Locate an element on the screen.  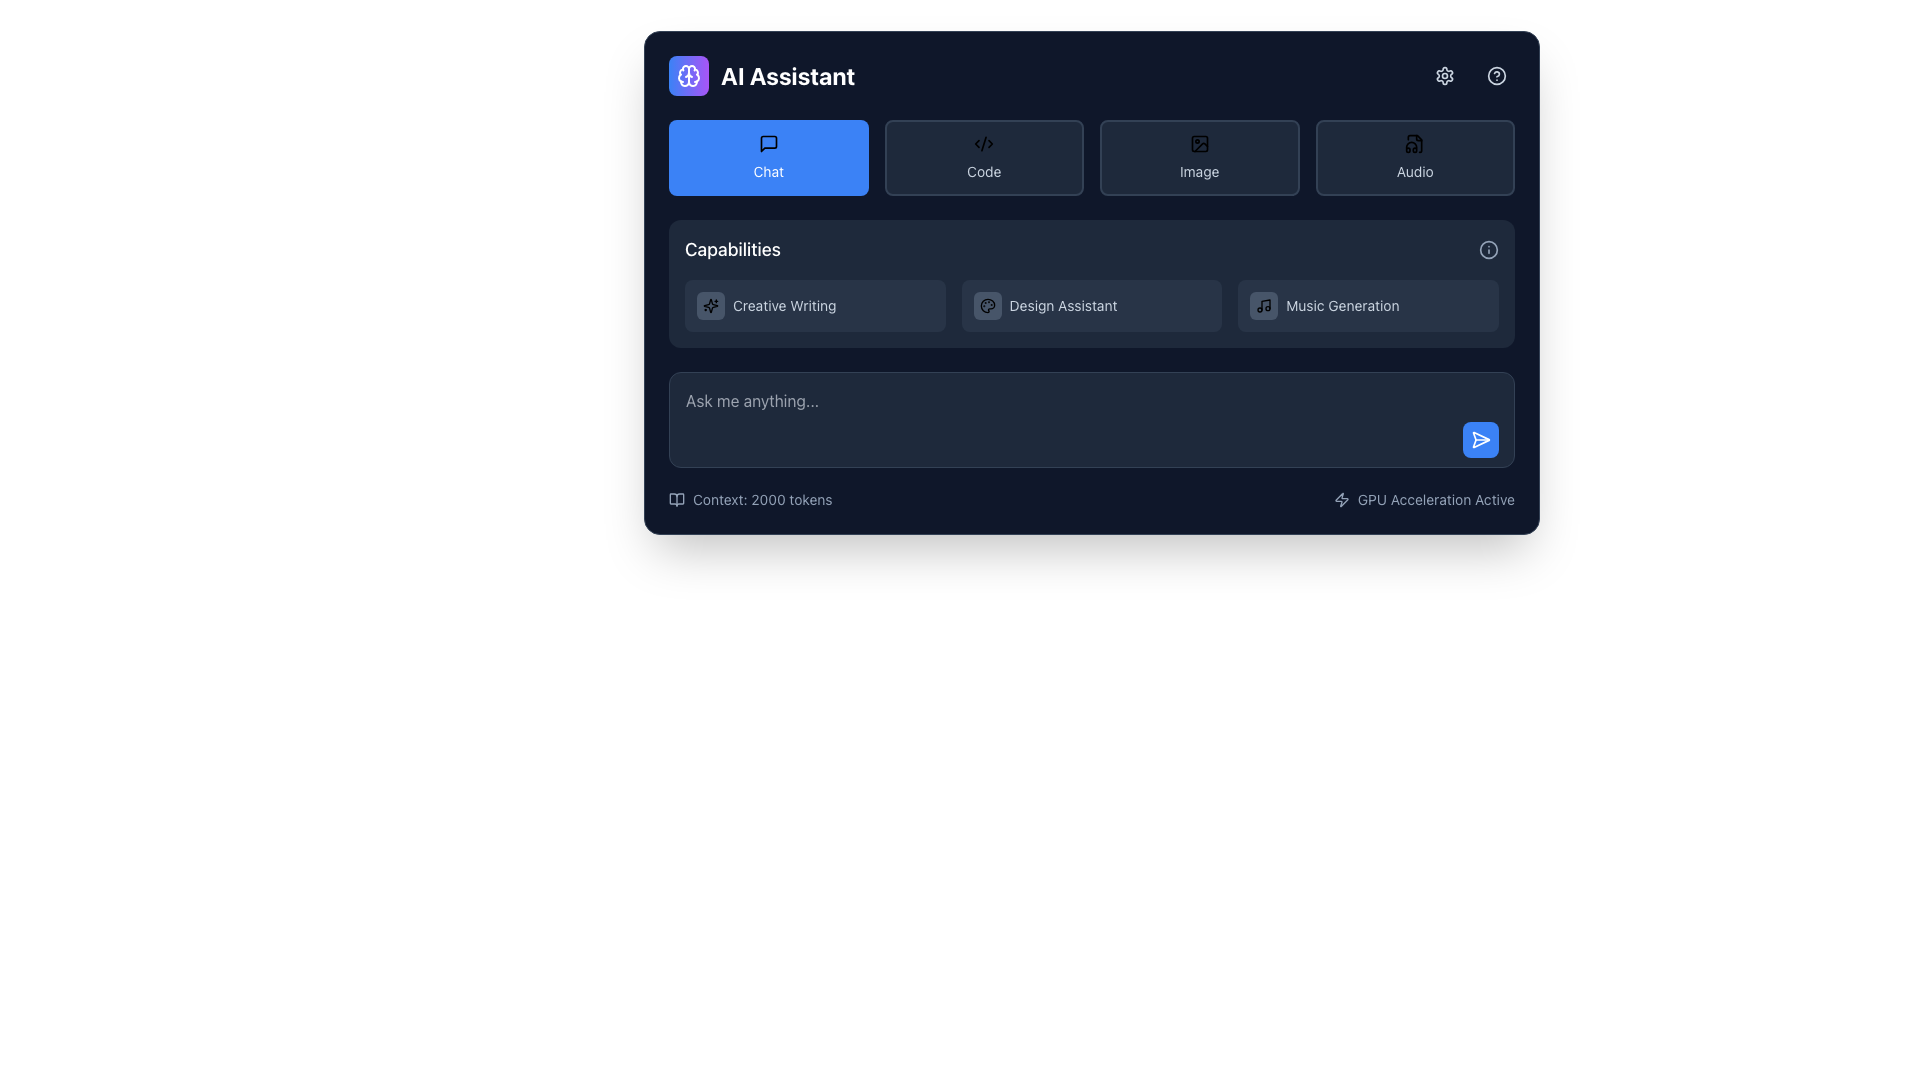
the static text element displaying 'Context: 2000 tokens' styled in light gray on a dark blue background, located at the bottom-left of the interface is located at coordinates (761, 499).